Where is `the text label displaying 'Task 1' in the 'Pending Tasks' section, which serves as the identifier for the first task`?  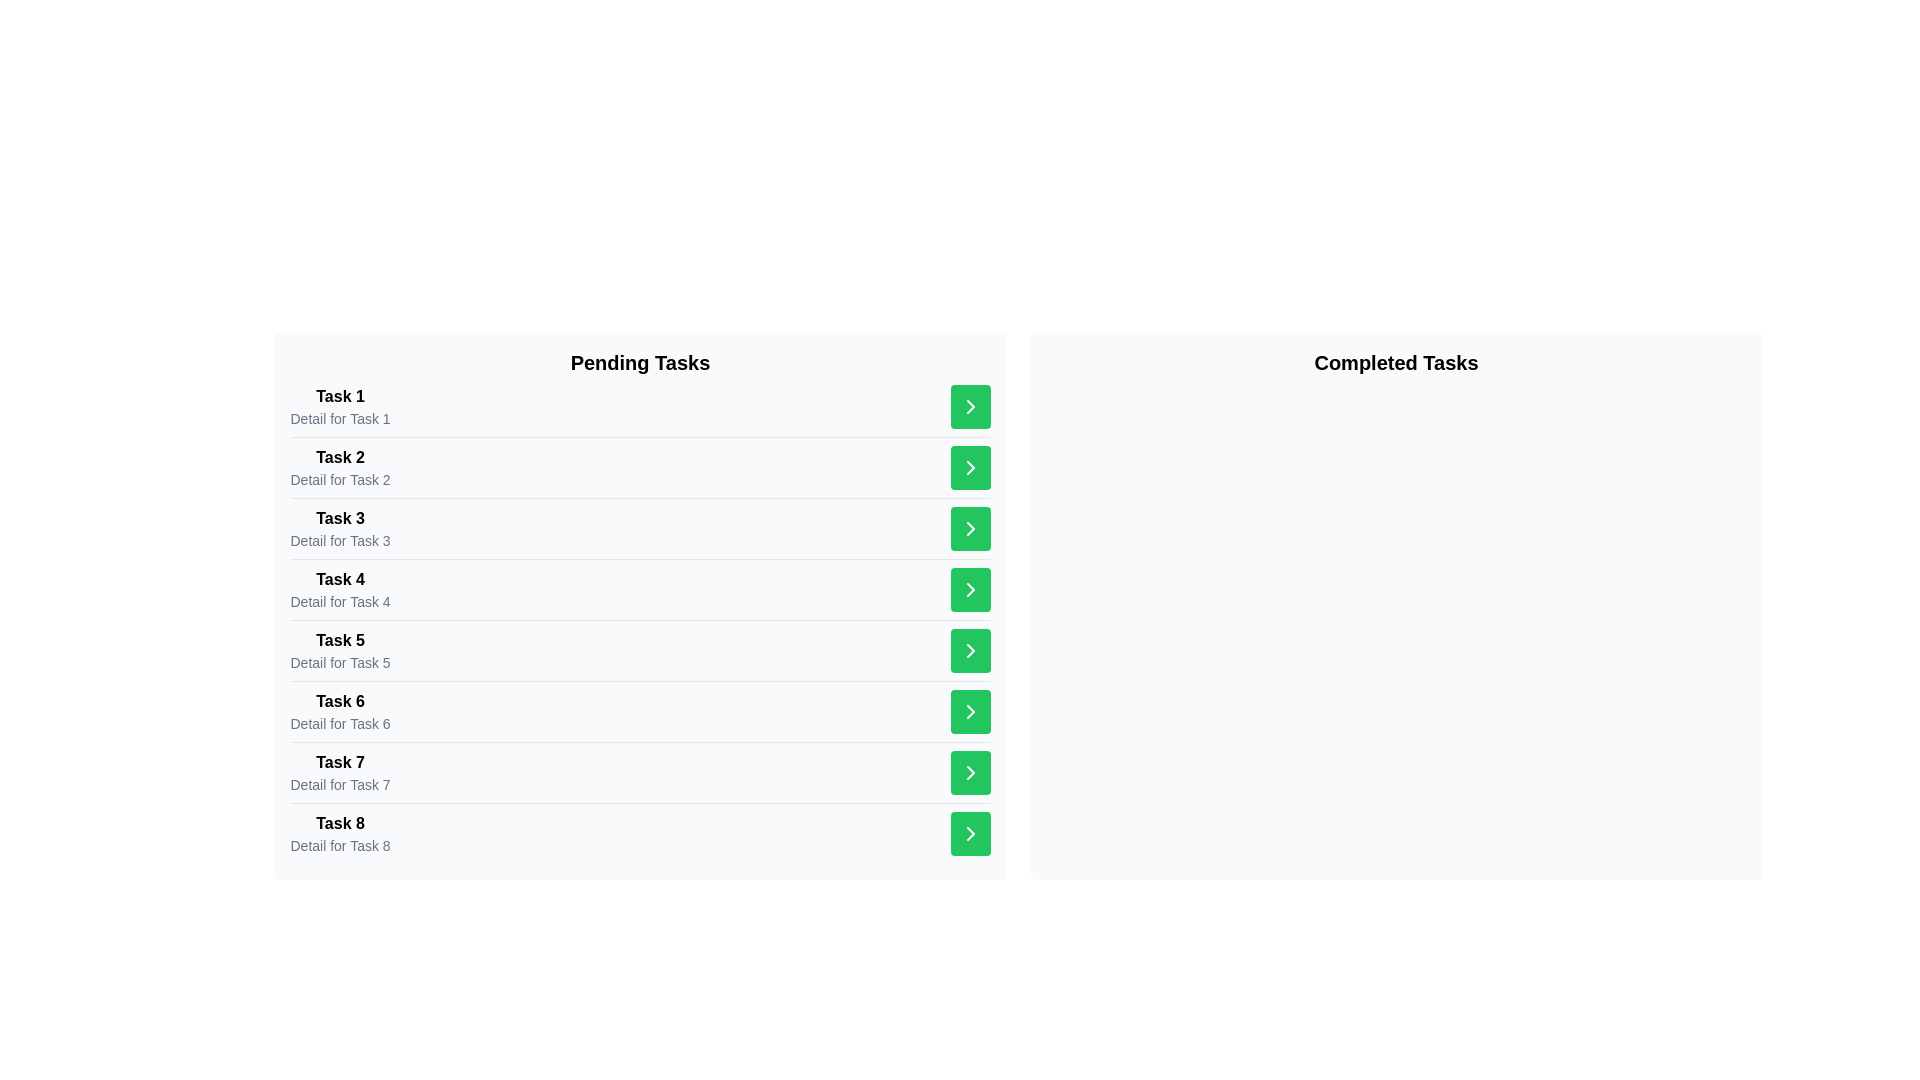
the text label displaying 'Task 1' in the 'Pending Tasks' section, which serves as the identifier for the first task is located at coordinates (340, 397).